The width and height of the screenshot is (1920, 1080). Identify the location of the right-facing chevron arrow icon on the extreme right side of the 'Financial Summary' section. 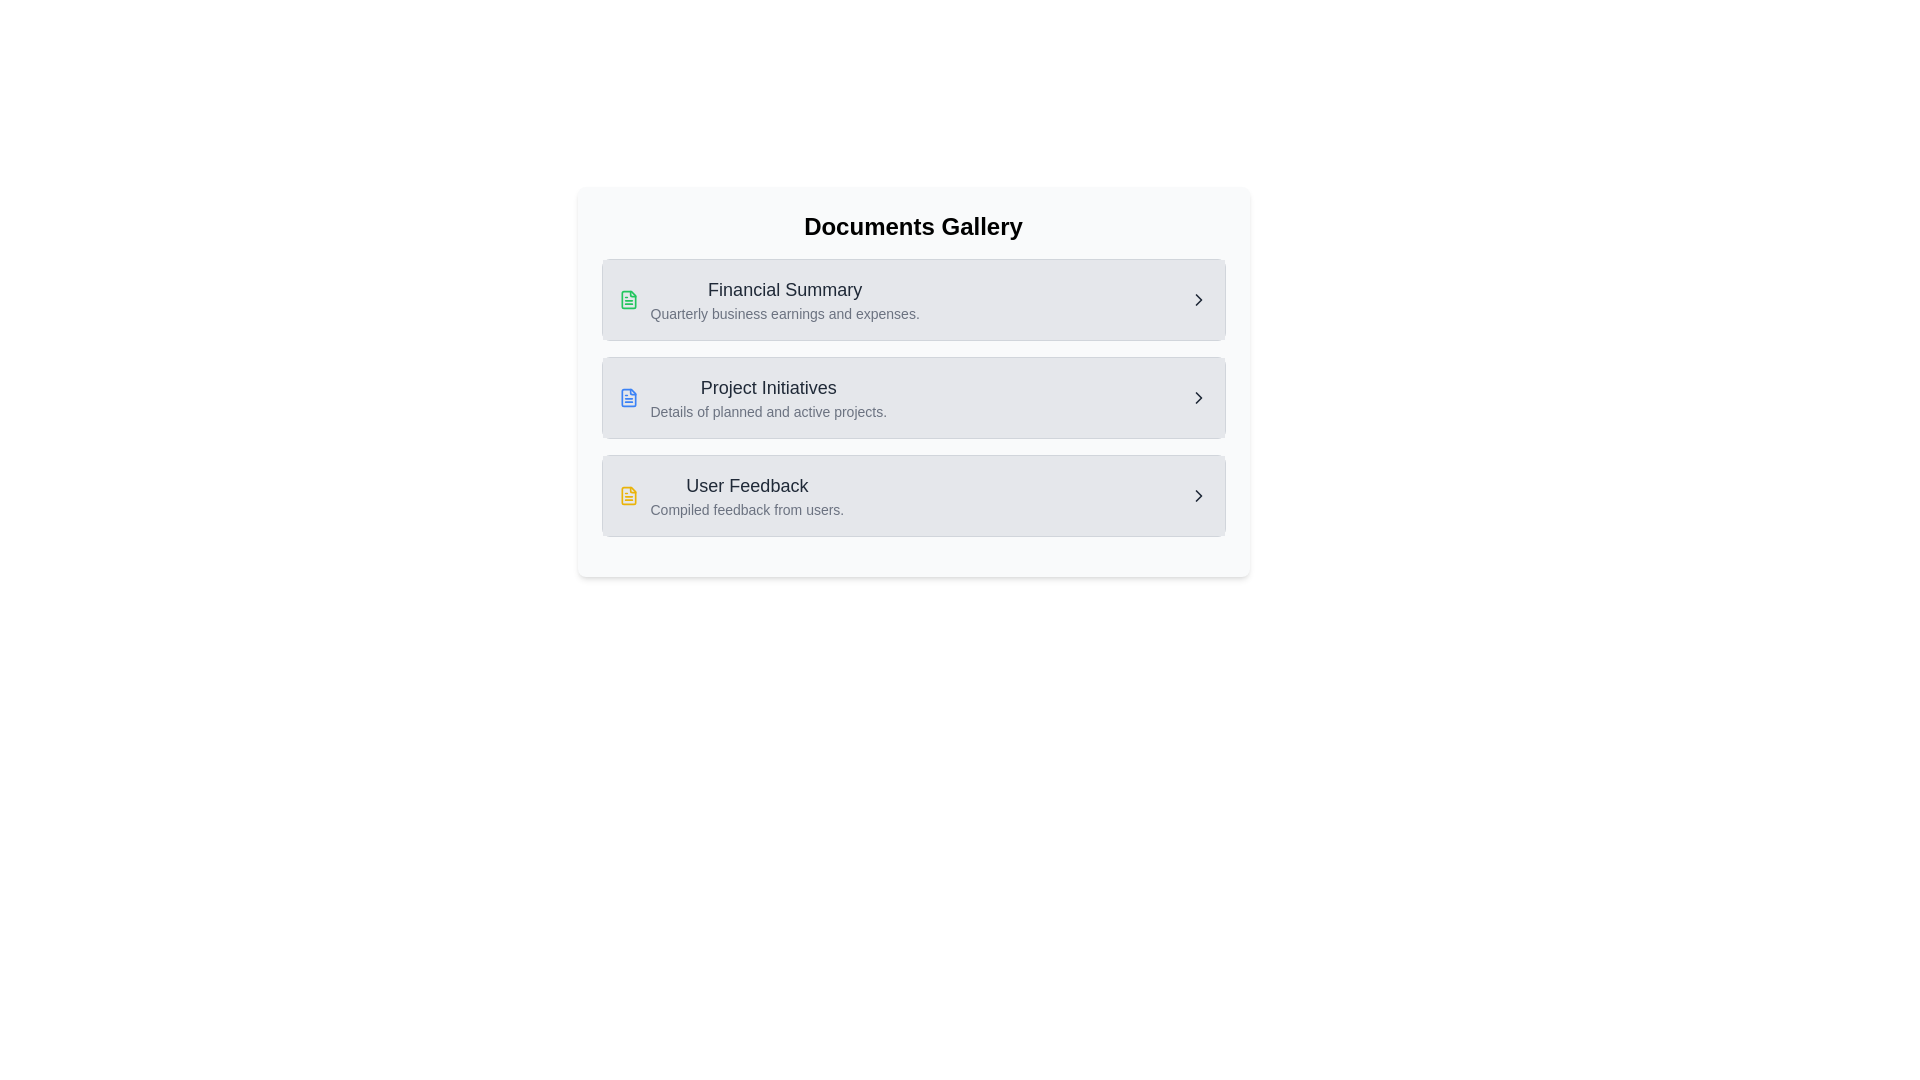
(1198, 300).